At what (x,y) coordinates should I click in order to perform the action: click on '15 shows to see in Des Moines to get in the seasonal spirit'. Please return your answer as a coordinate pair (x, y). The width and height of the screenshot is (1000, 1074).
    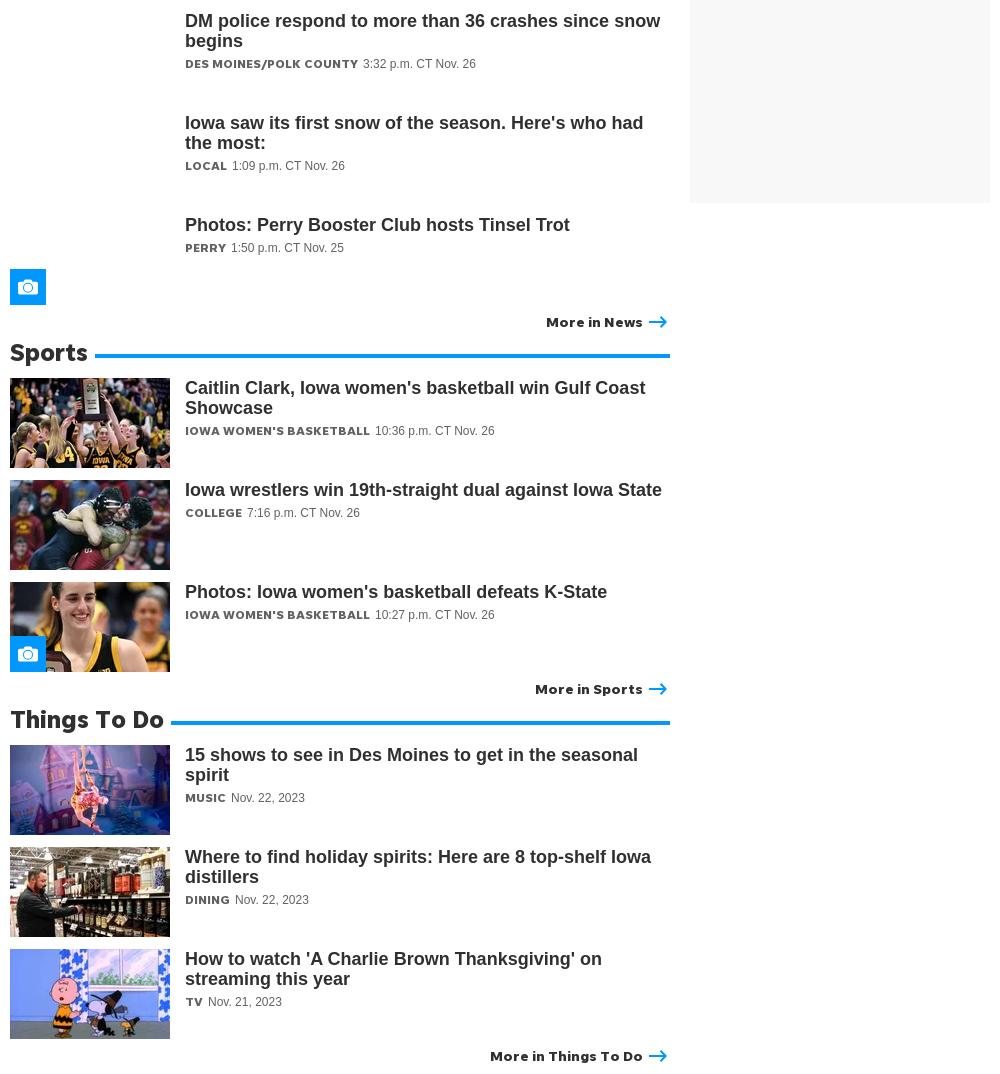
    Looking at the image, I should click on (411, 764).